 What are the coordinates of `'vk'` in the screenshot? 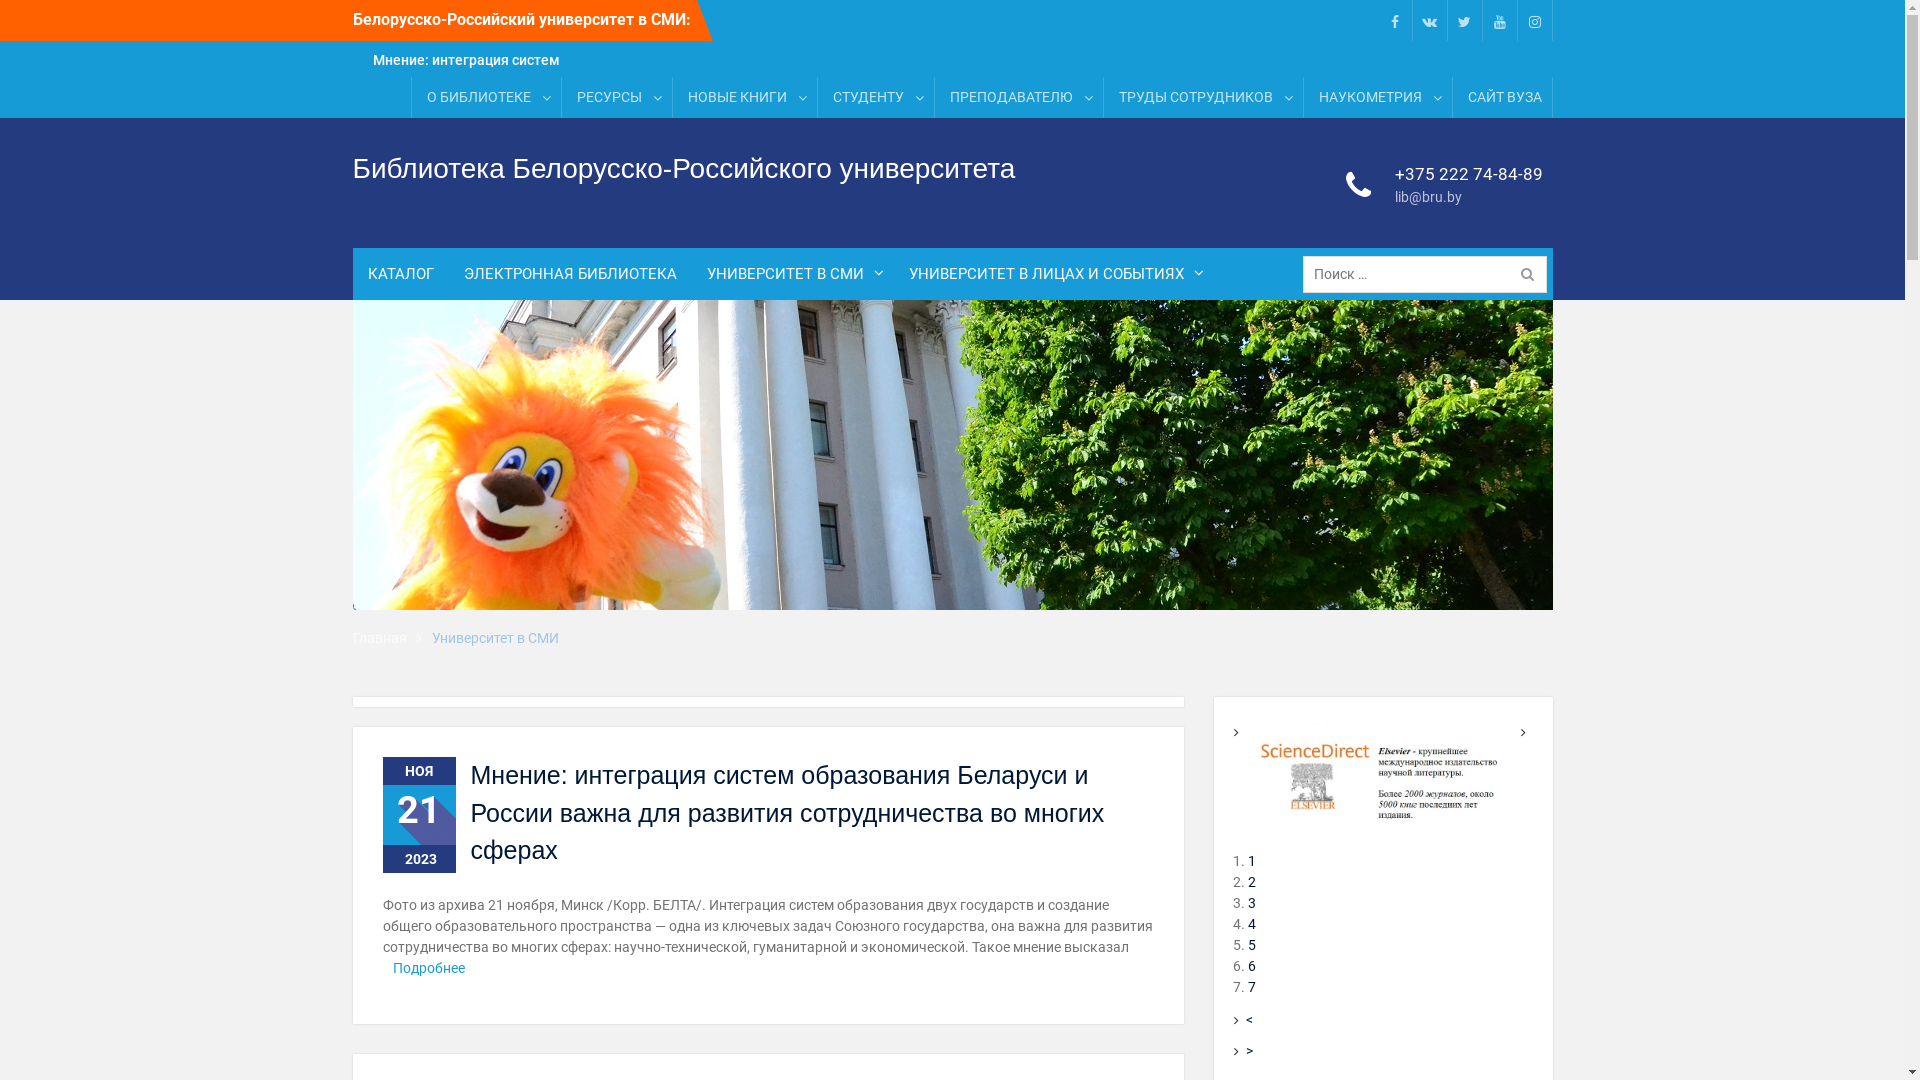 It's located at (1429, 20).